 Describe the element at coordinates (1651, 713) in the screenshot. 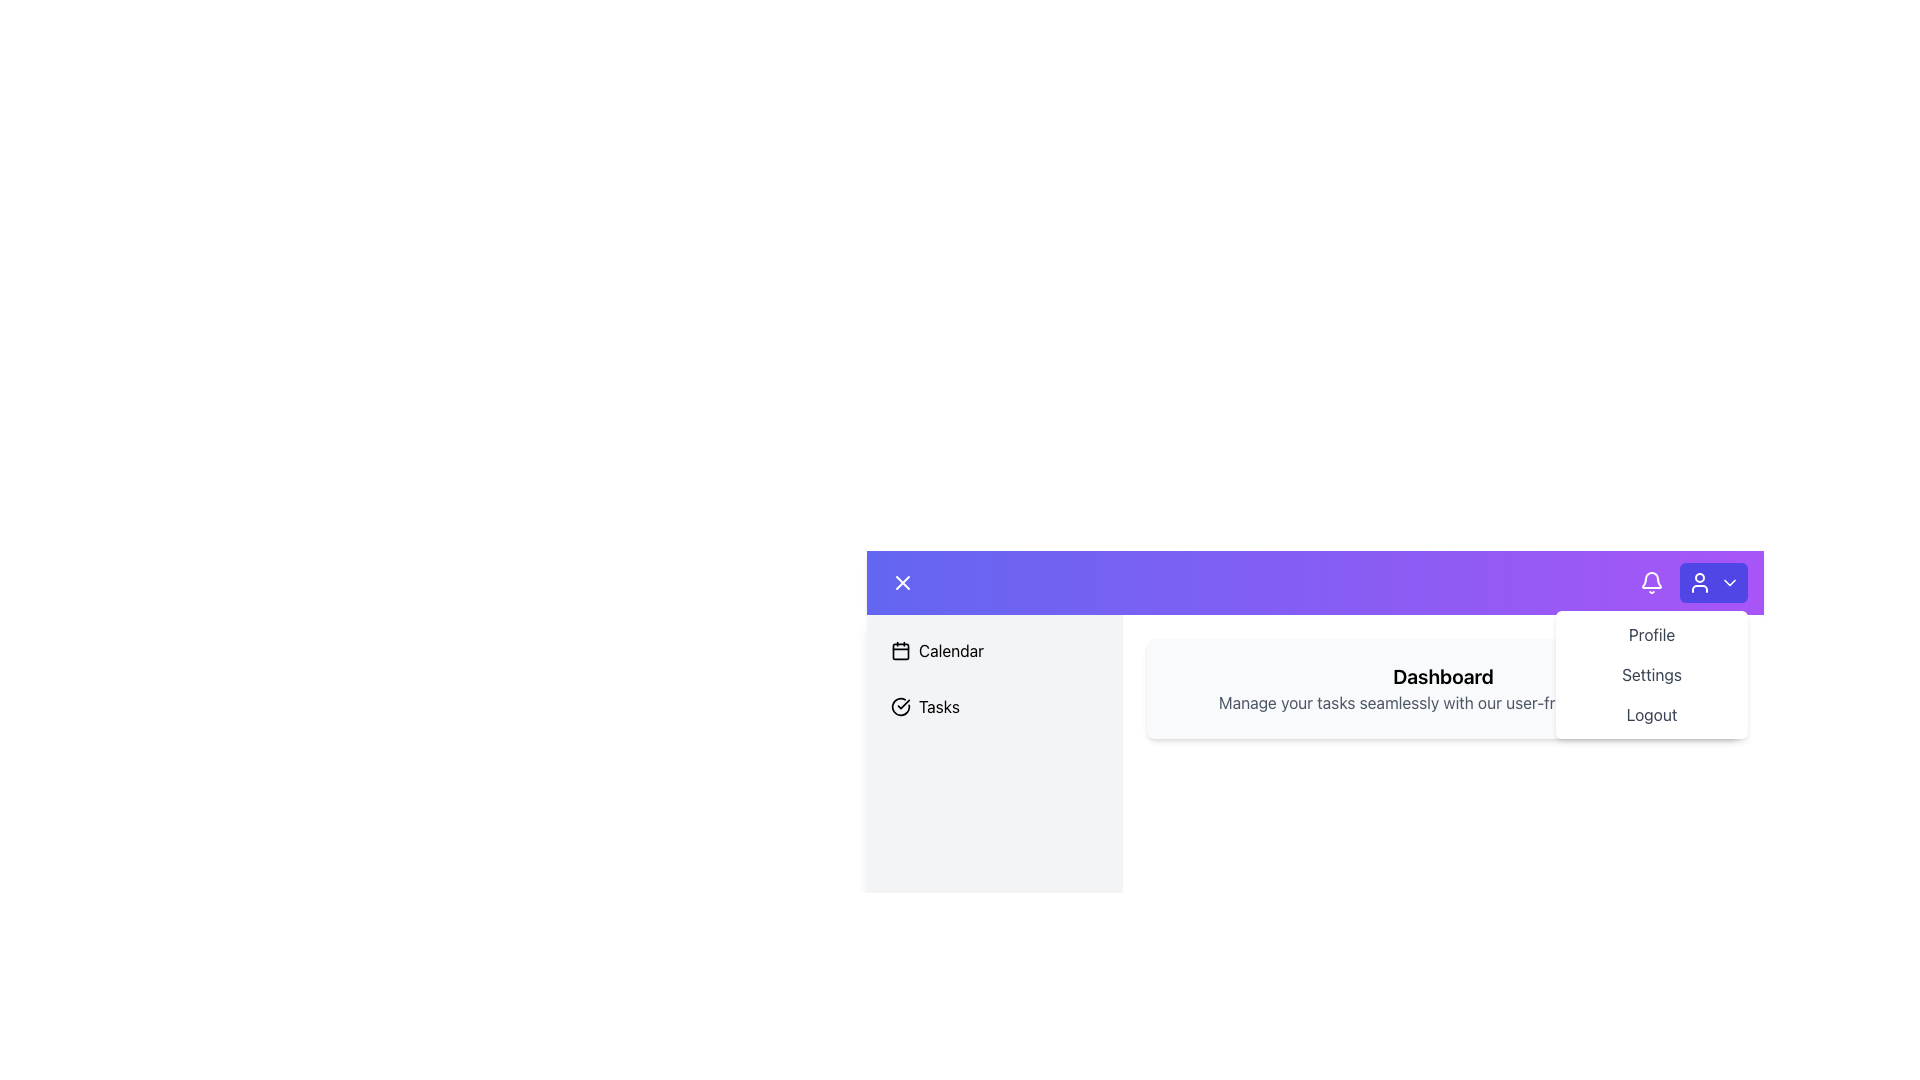

I see `the 'Logout' button, which is the third item in the dropdown list that appears when clicking on the user-related icon in the top-right corner of the interface` at that location.